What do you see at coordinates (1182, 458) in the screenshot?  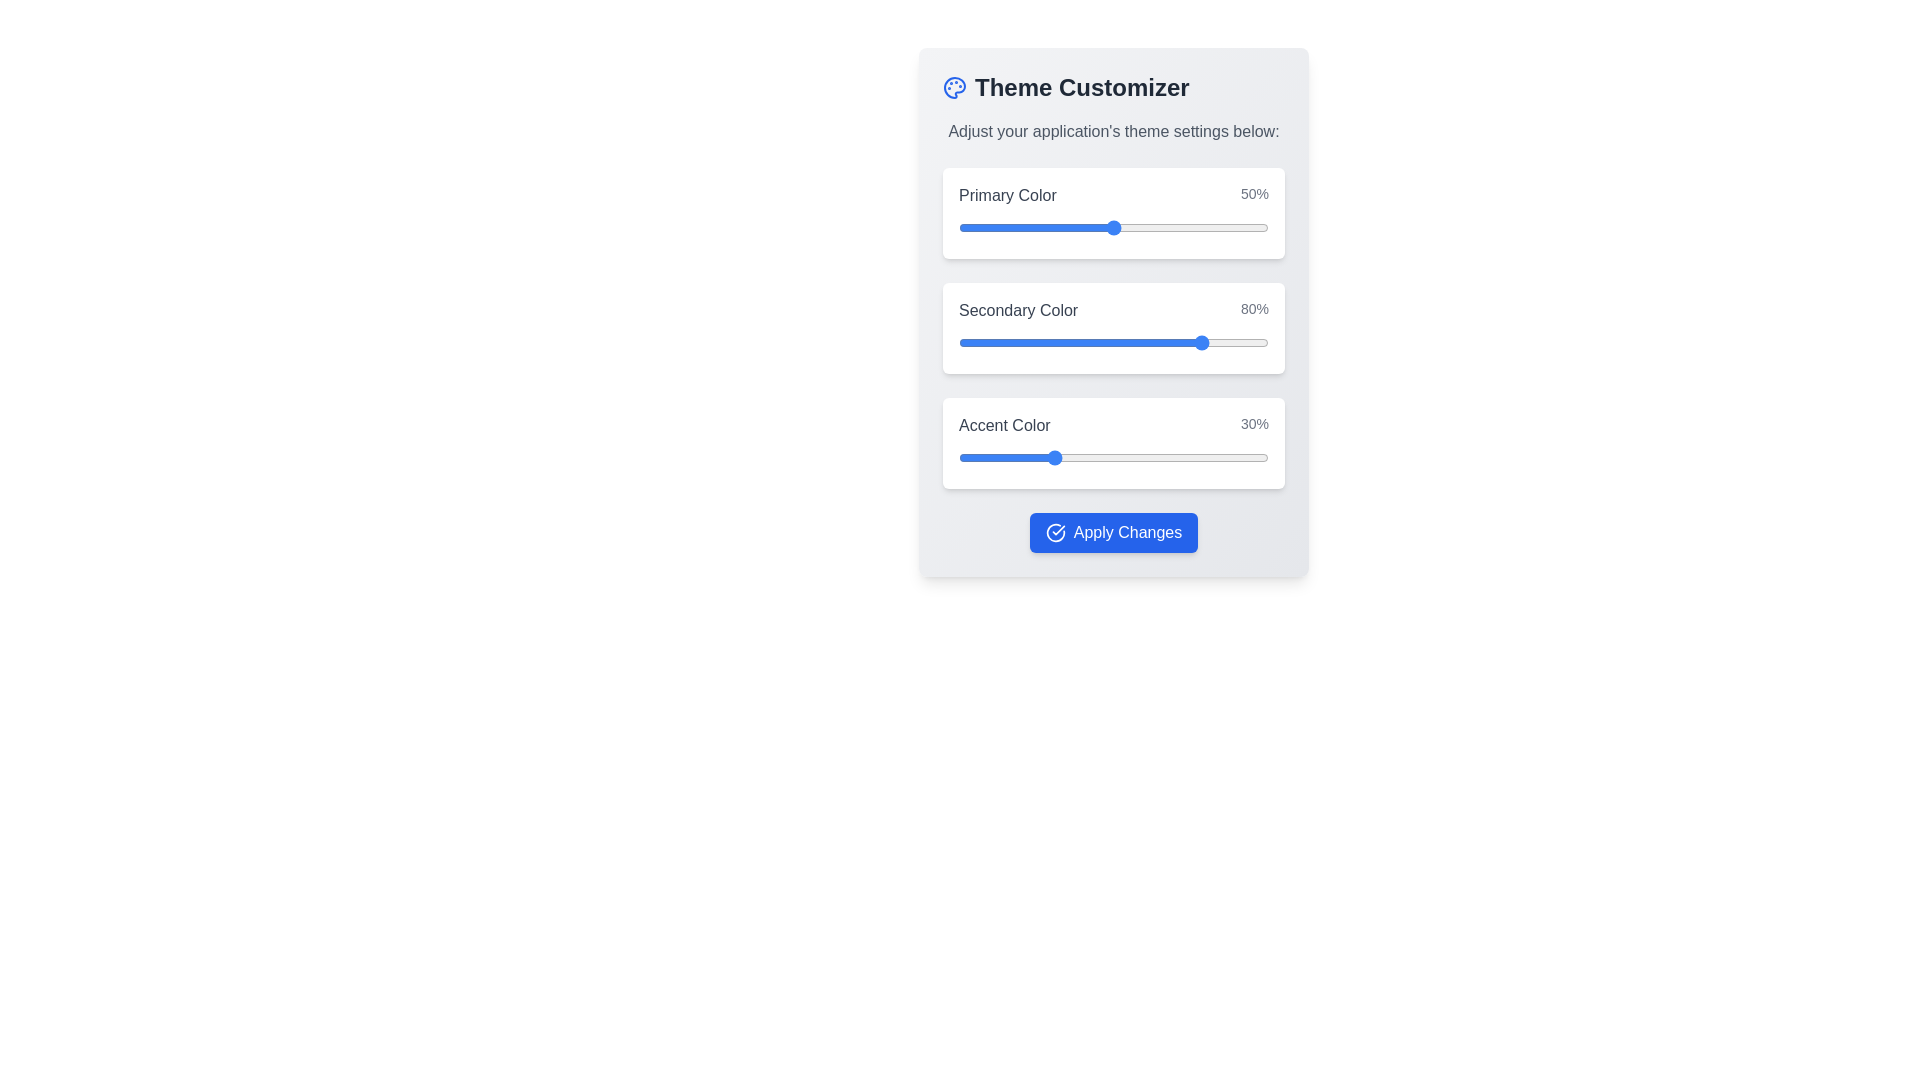 I see `the accent color percentage` at bounding box center [1182, 458].